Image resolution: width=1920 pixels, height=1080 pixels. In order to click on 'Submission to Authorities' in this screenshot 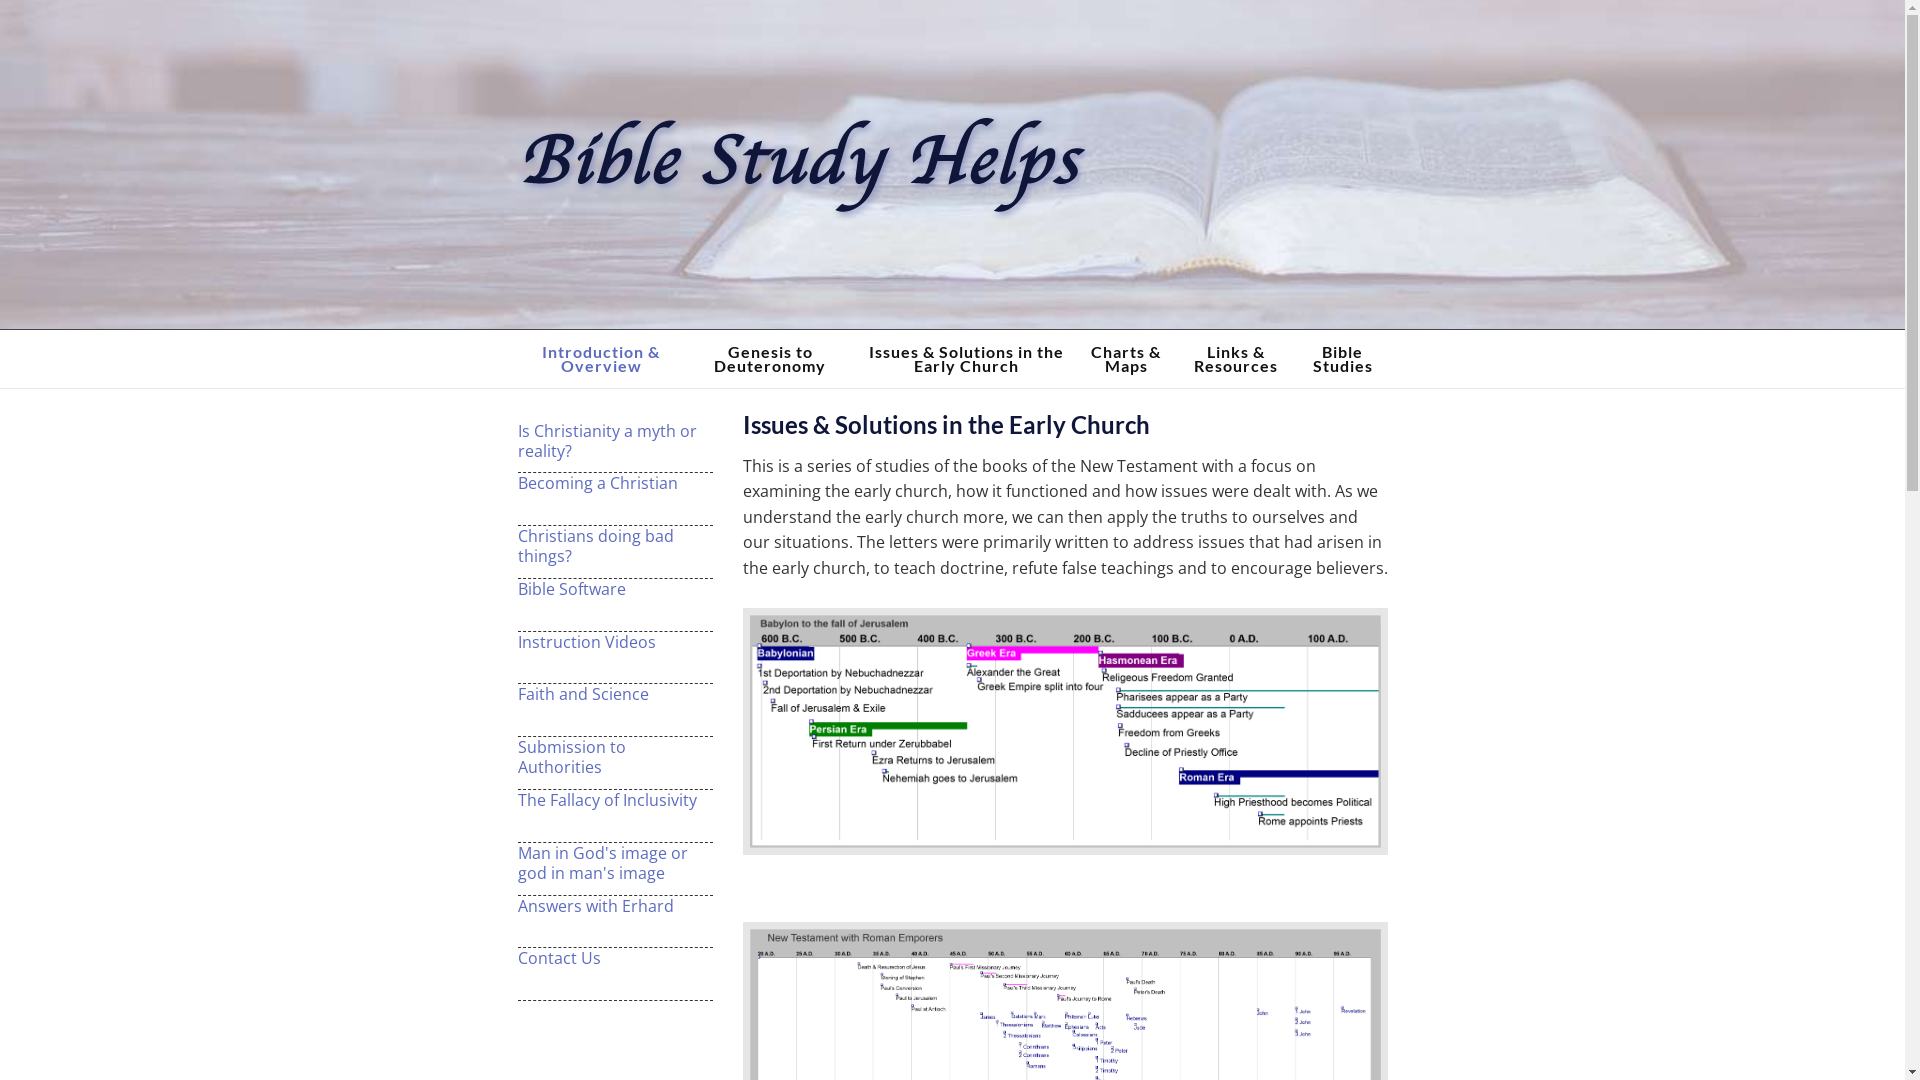, I will do `click(614, 756)`.